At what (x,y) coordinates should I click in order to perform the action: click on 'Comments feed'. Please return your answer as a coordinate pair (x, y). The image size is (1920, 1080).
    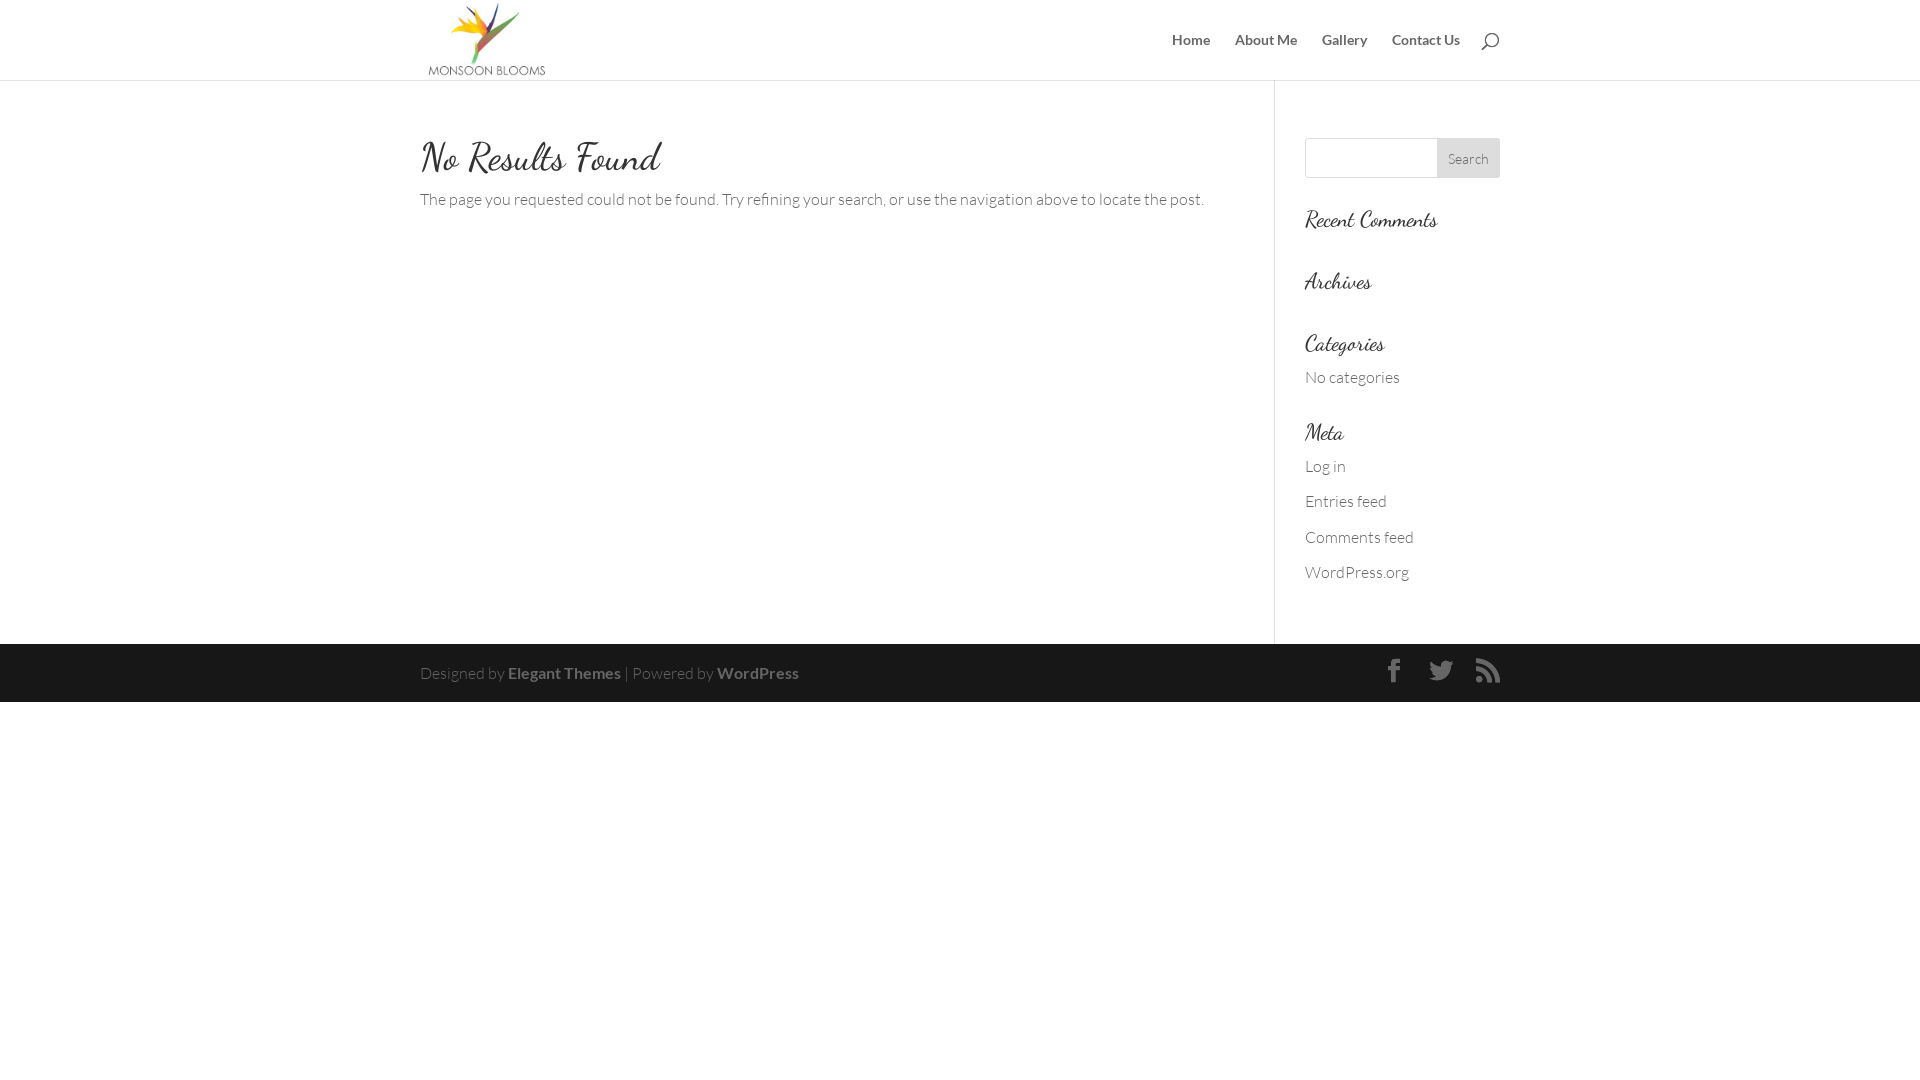
    Looking at the image, I should click on (1359, 535).